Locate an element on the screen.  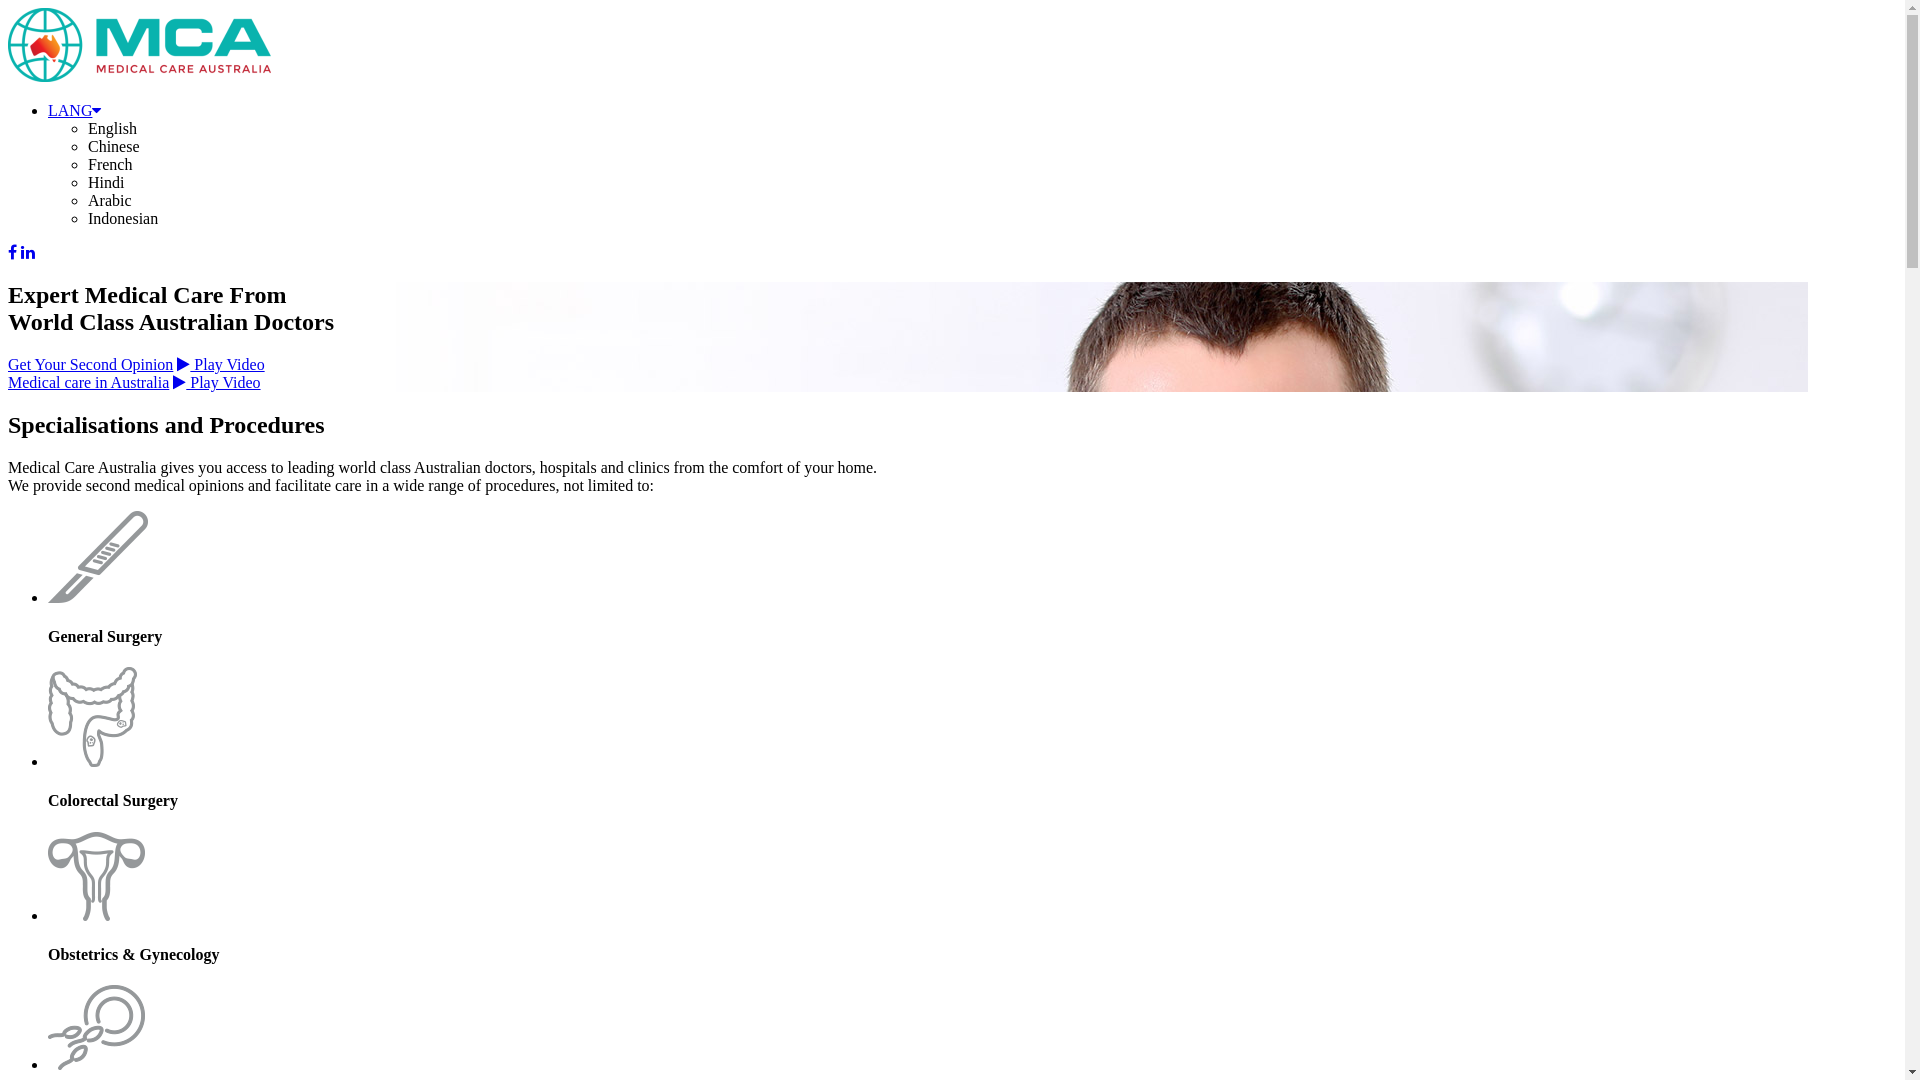
'LANG' is located at coordinates (74, 110).